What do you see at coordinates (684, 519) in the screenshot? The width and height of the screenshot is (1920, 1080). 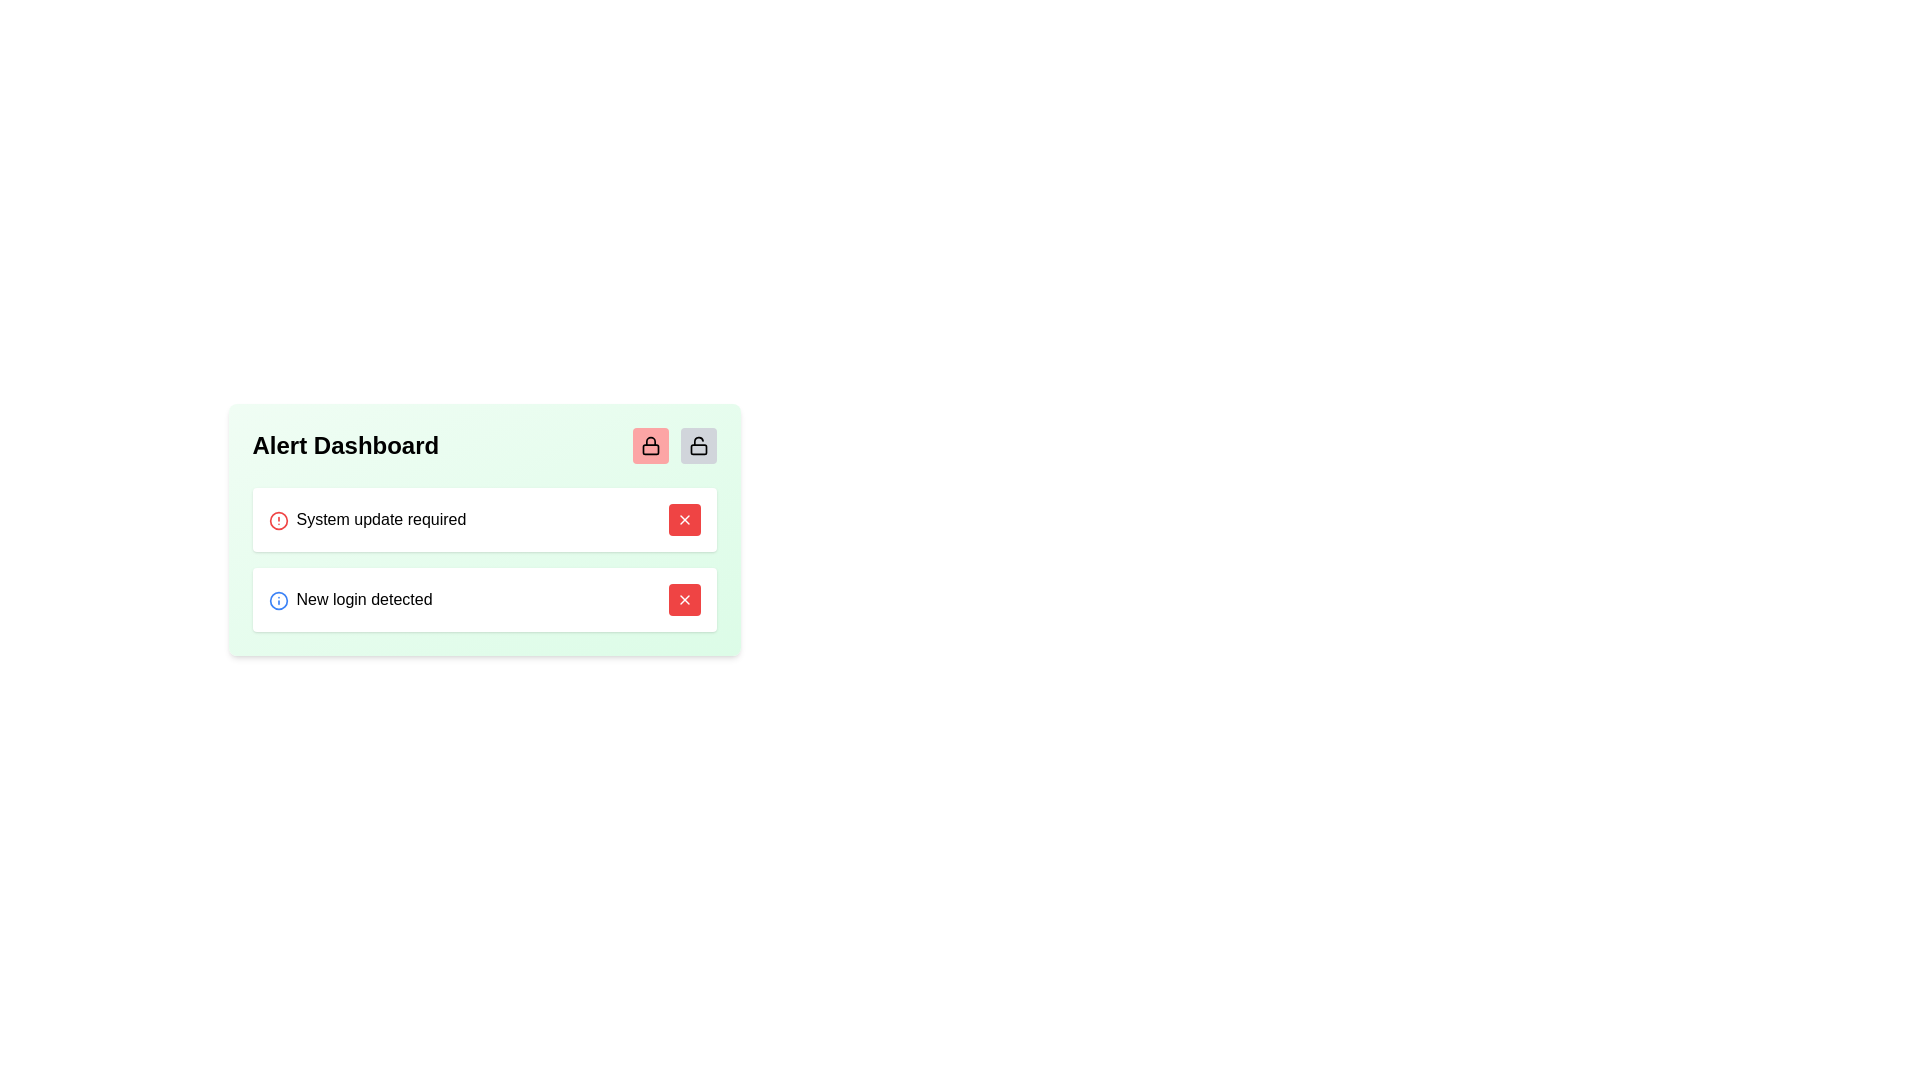 I see `the second red button in the alert dashboard` at bounding box center [684, 519].